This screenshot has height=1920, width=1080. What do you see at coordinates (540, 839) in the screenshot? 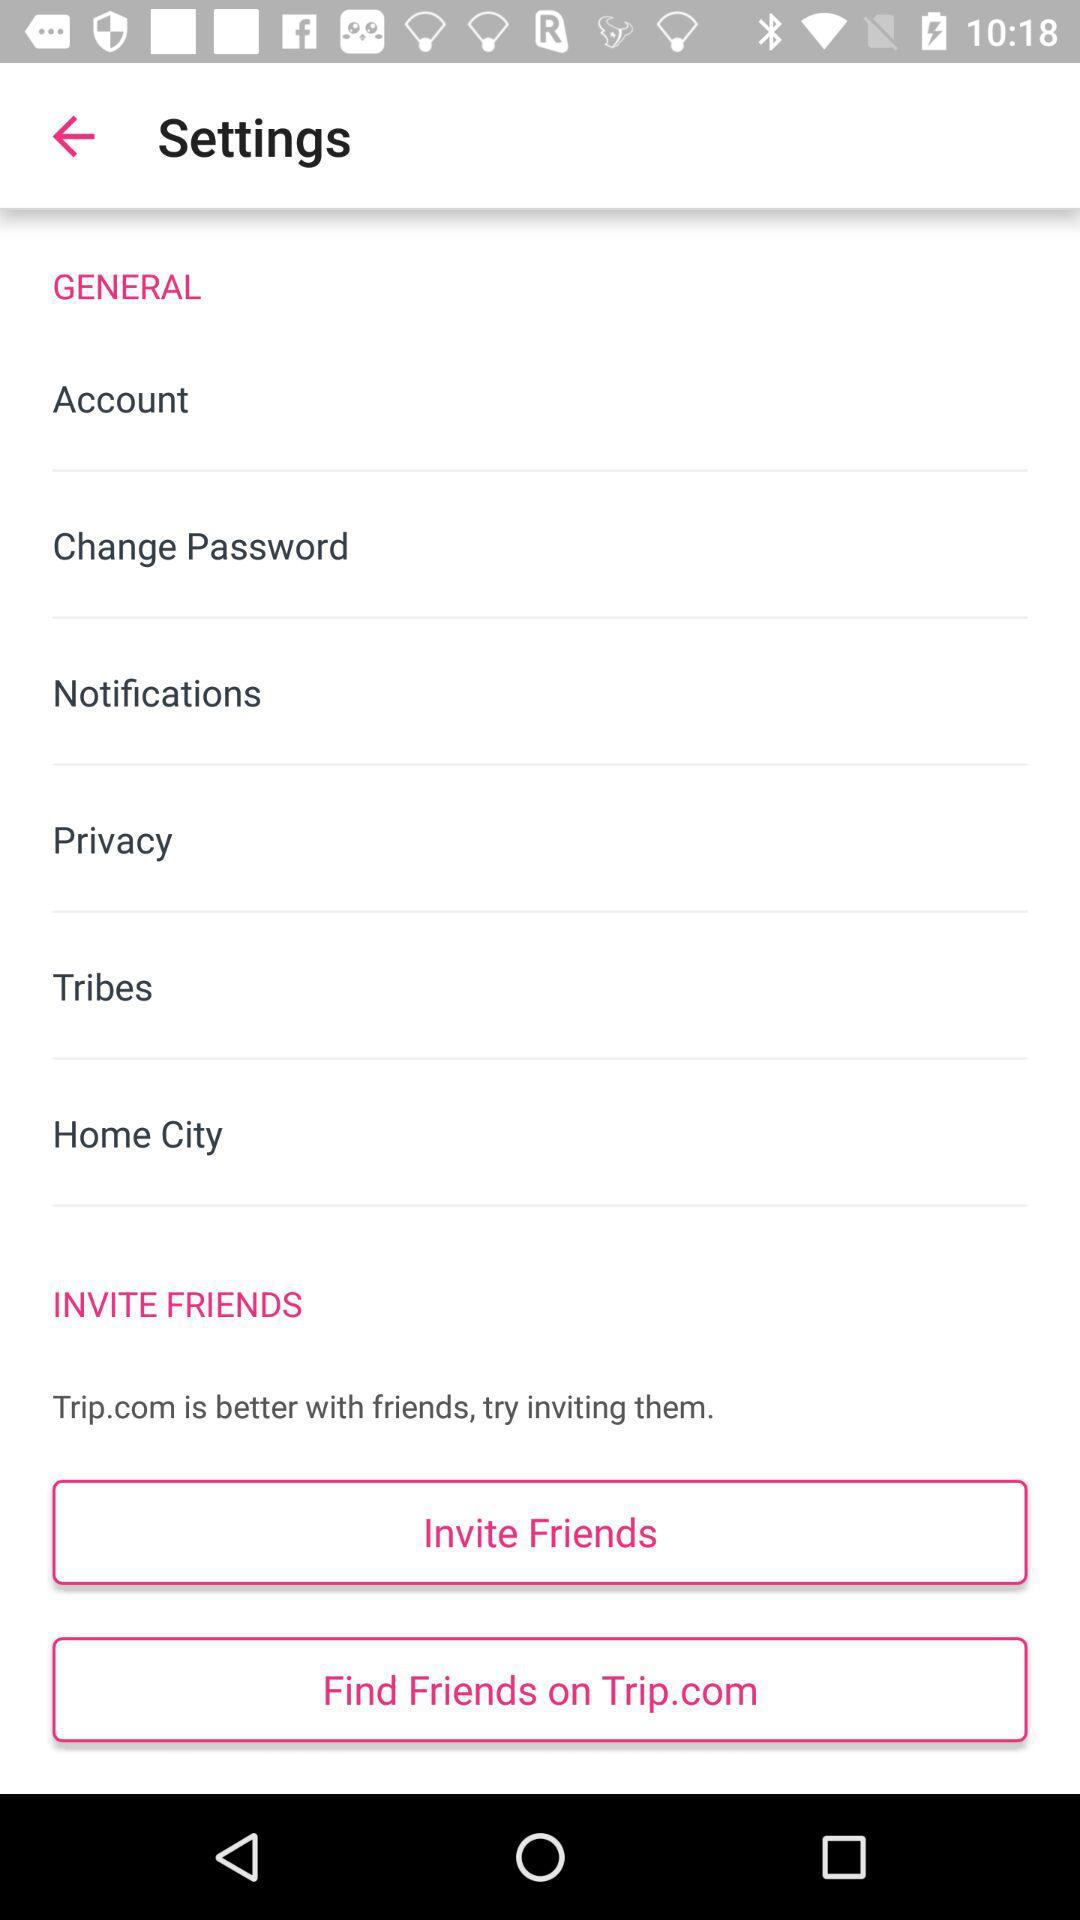
I see `privacy` at bounding box center [540, 839].